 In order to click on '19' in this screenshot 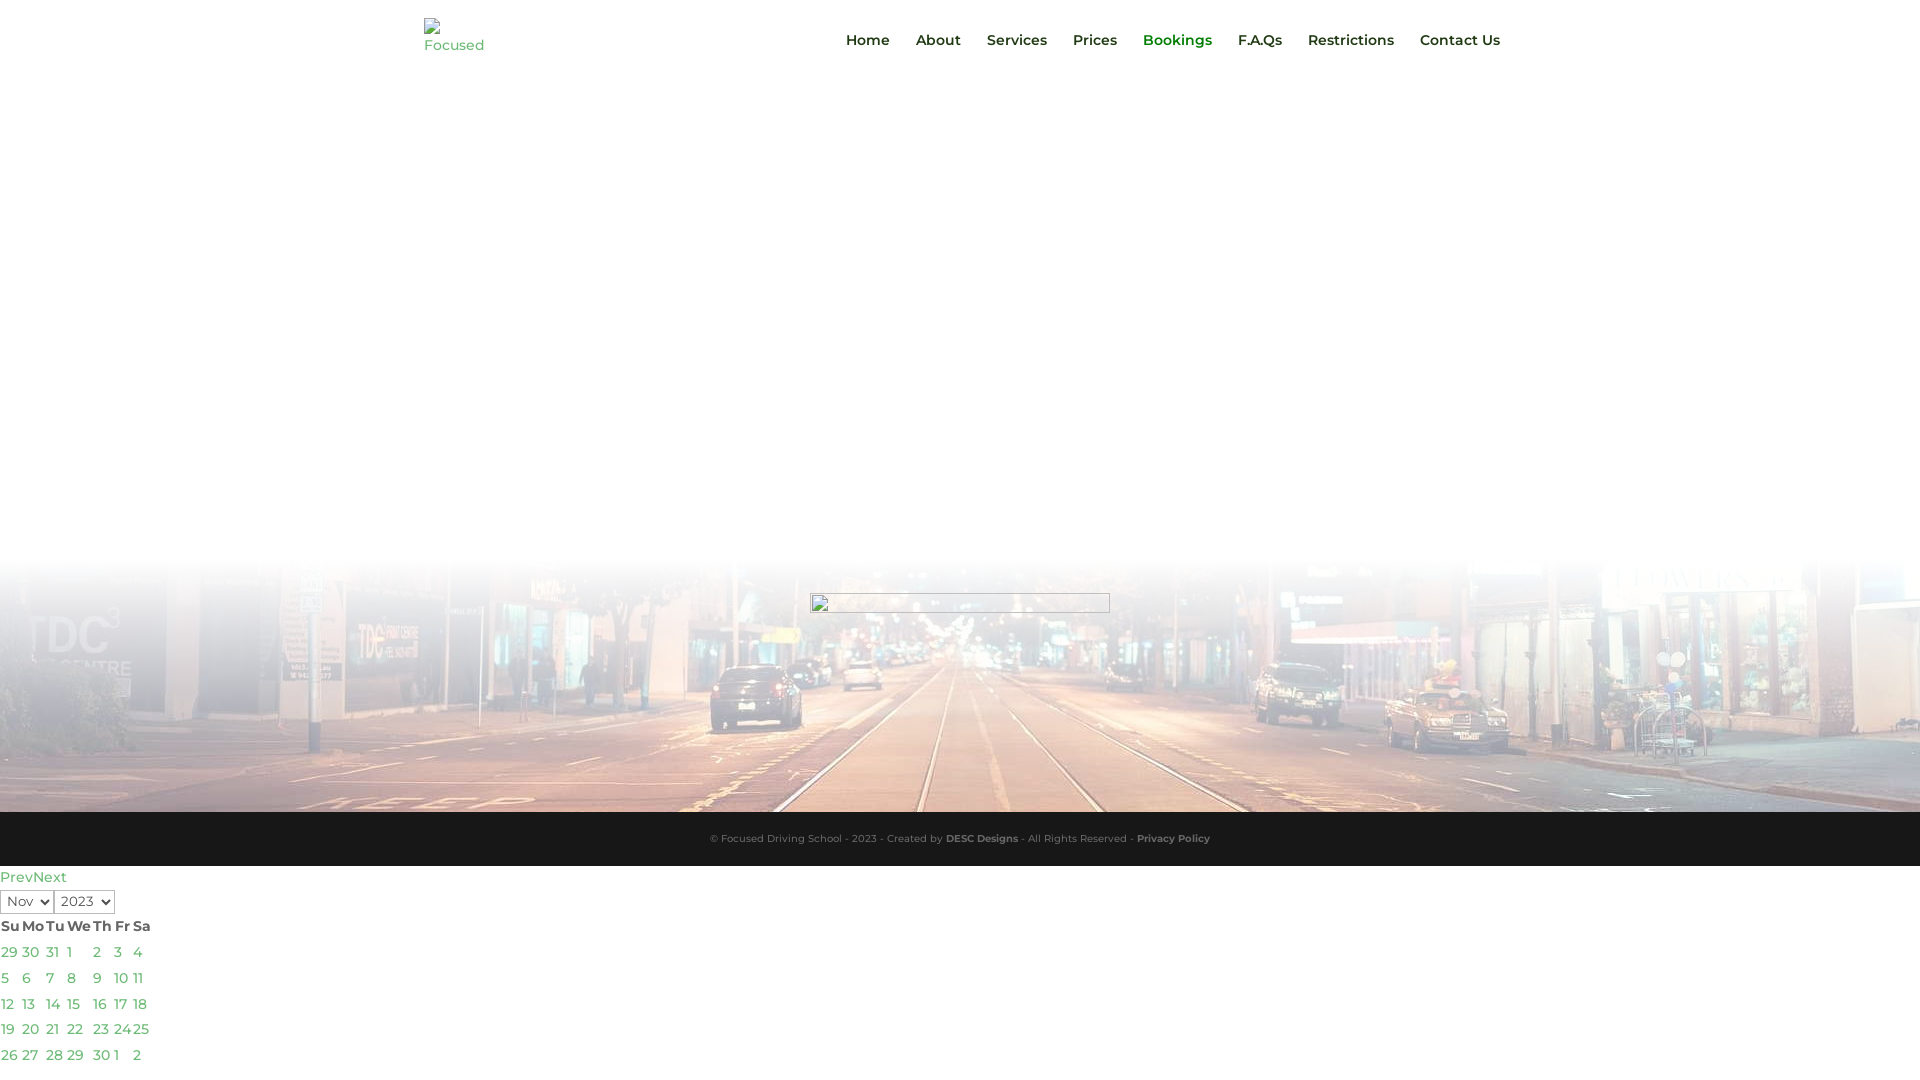, I will do `click(8, 1029)`.